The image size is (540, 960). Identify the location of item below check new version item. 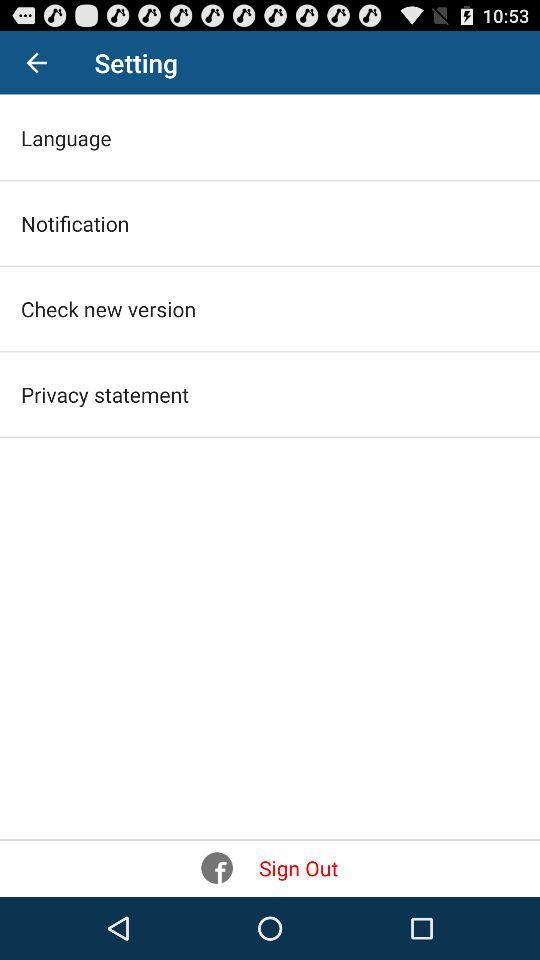
(104, 393).